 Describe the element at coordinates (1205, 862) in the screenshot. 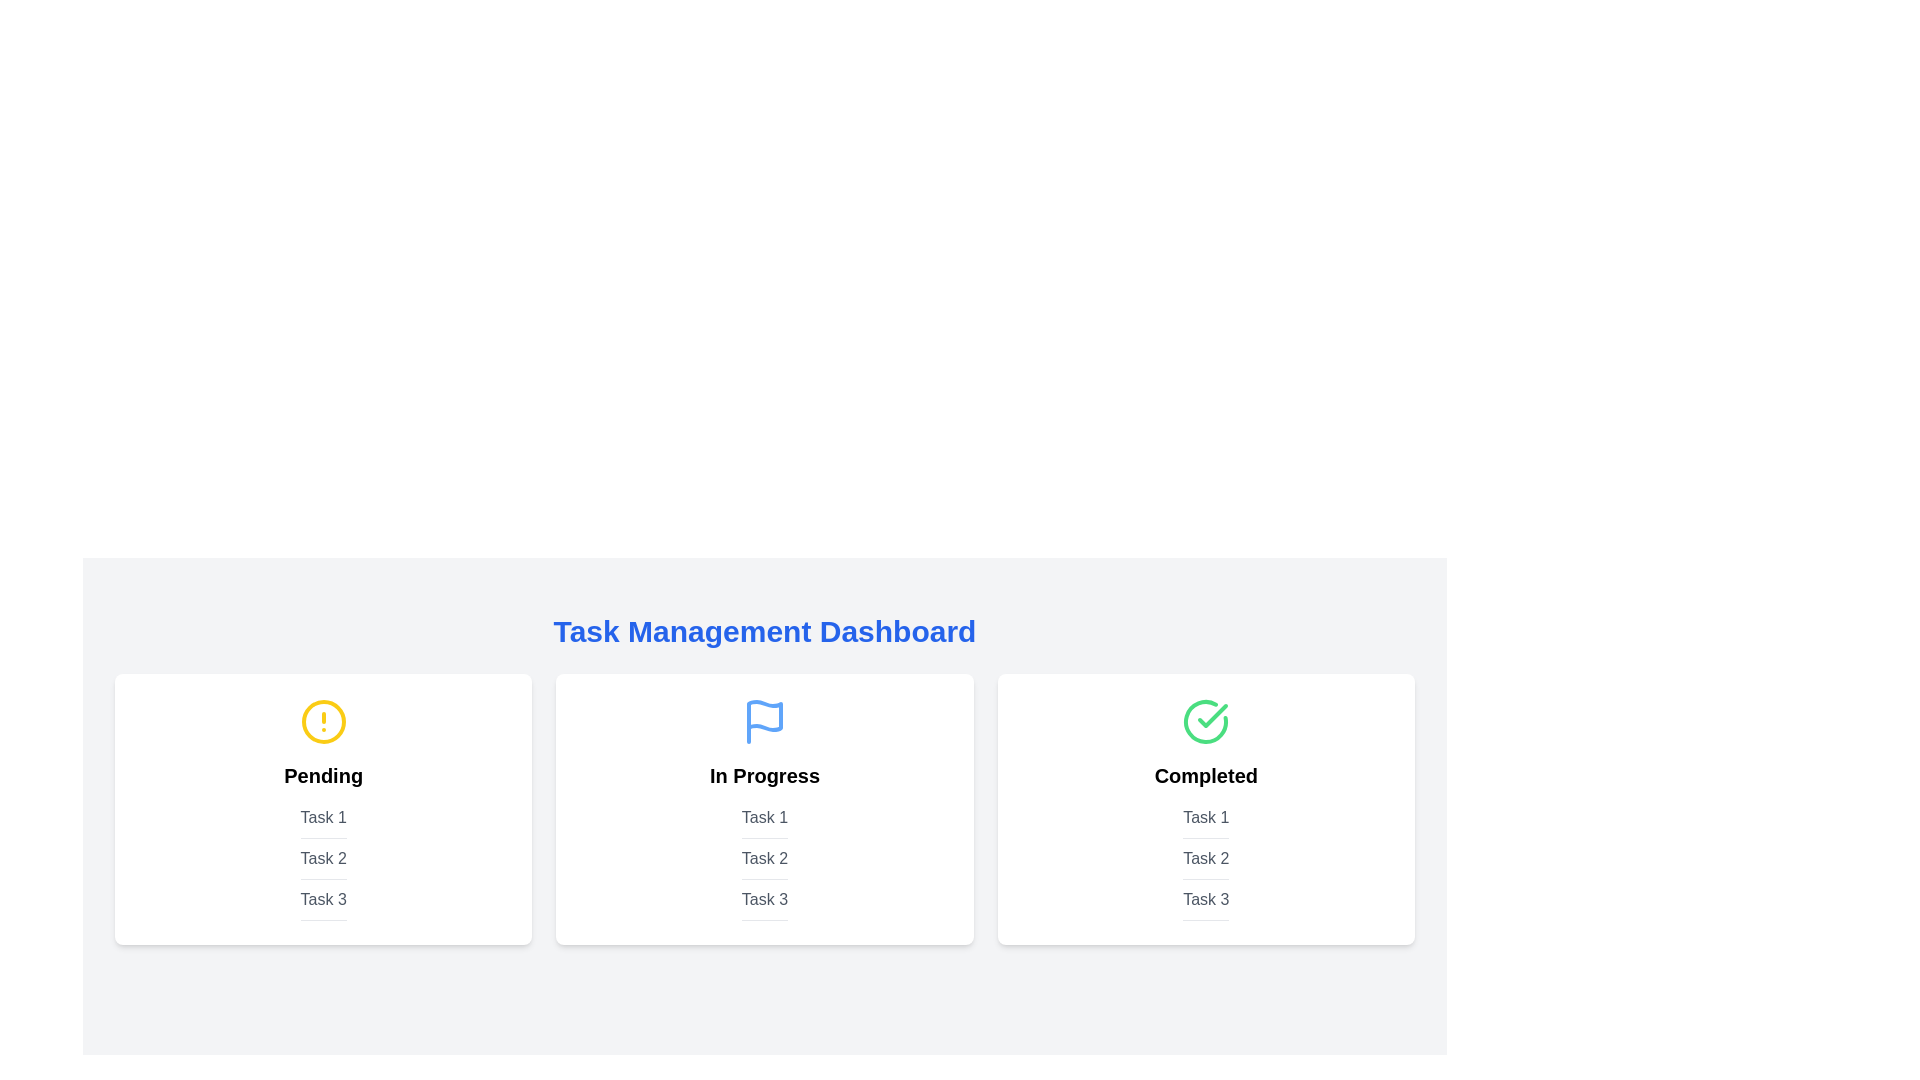

I see `the text block containing the three tasks labeled 'Task 1,' 'Task 2,' and 'Task 3,' which is located in the 'Completed' section of the task management interface, positioned below the green check icon and the 'Completed' header` at that location.